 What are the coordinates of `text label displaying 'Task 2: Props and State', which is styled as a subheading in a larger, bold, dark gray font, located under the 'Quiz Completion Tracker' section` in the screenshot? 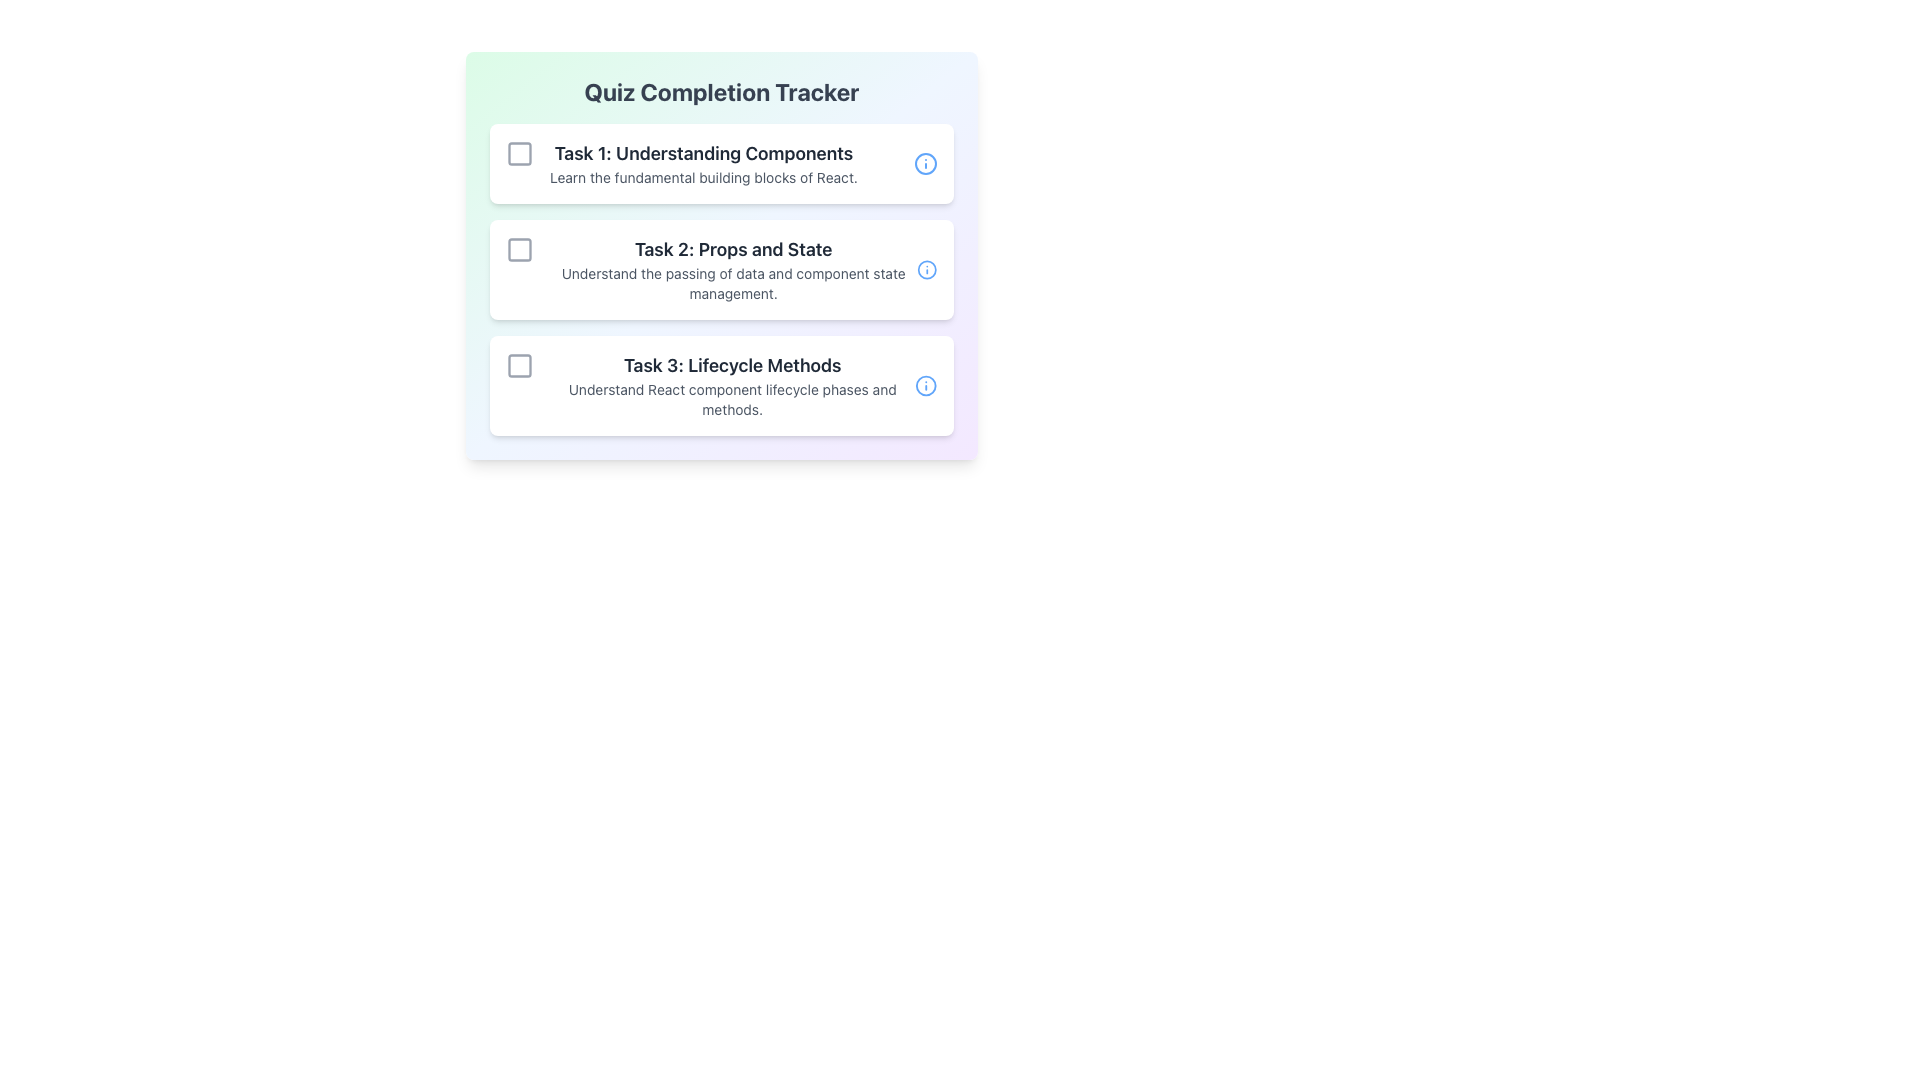 It's located at (732, 249).